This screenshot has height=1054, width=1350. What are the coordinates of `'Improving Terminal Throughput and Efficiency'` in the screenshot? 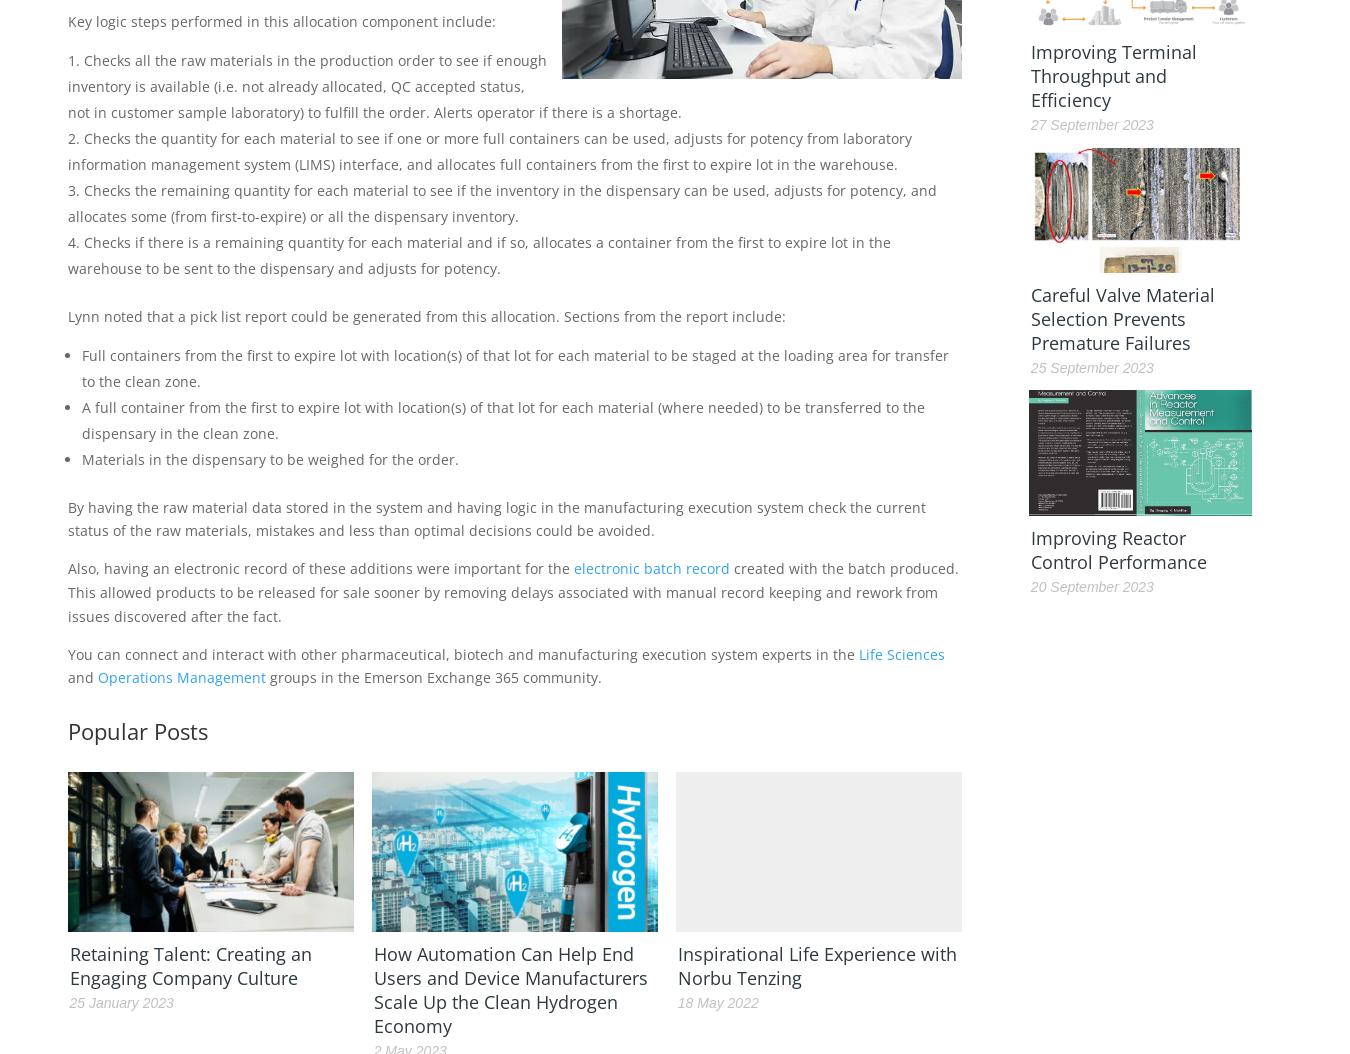 It's located at (1112, 74).